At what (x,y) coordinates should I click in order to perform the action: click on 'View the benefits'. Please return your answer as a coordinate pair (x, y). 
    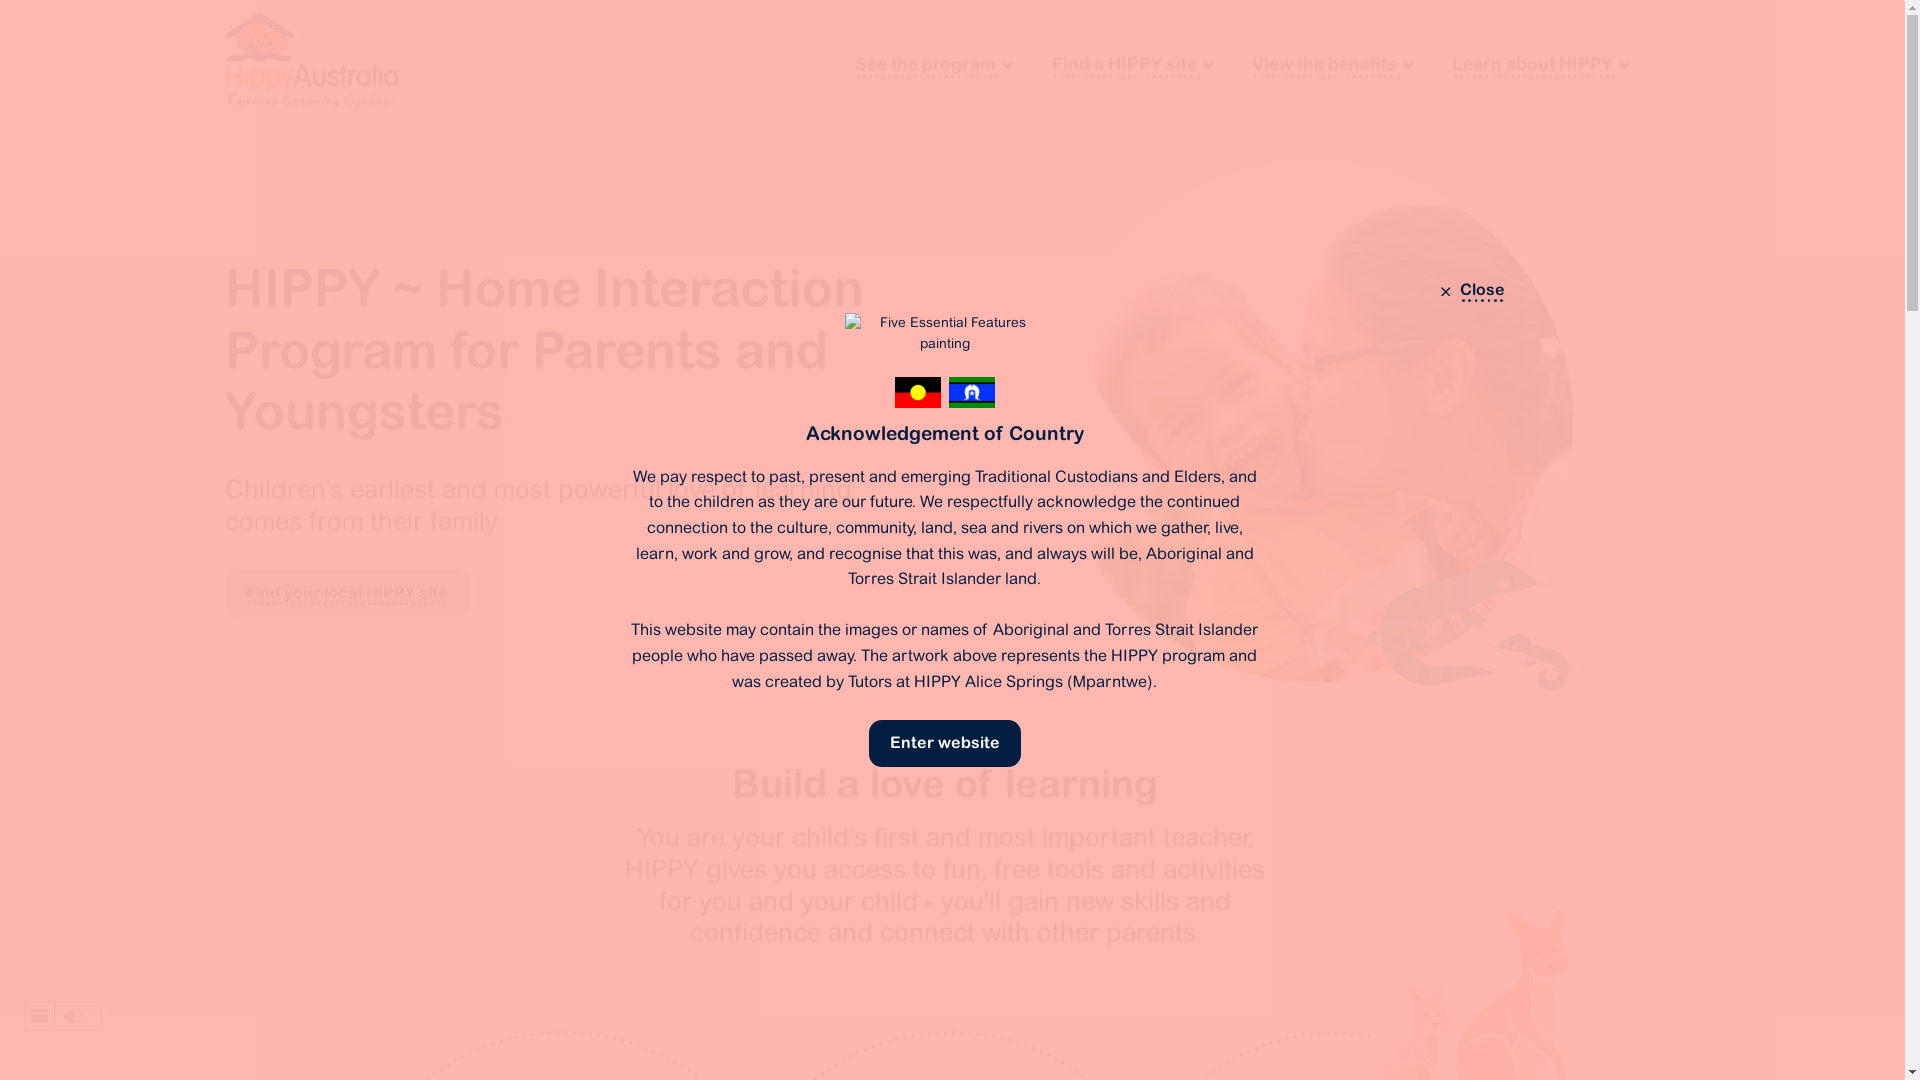
    Looking at the image, I should click on (1231, 63).